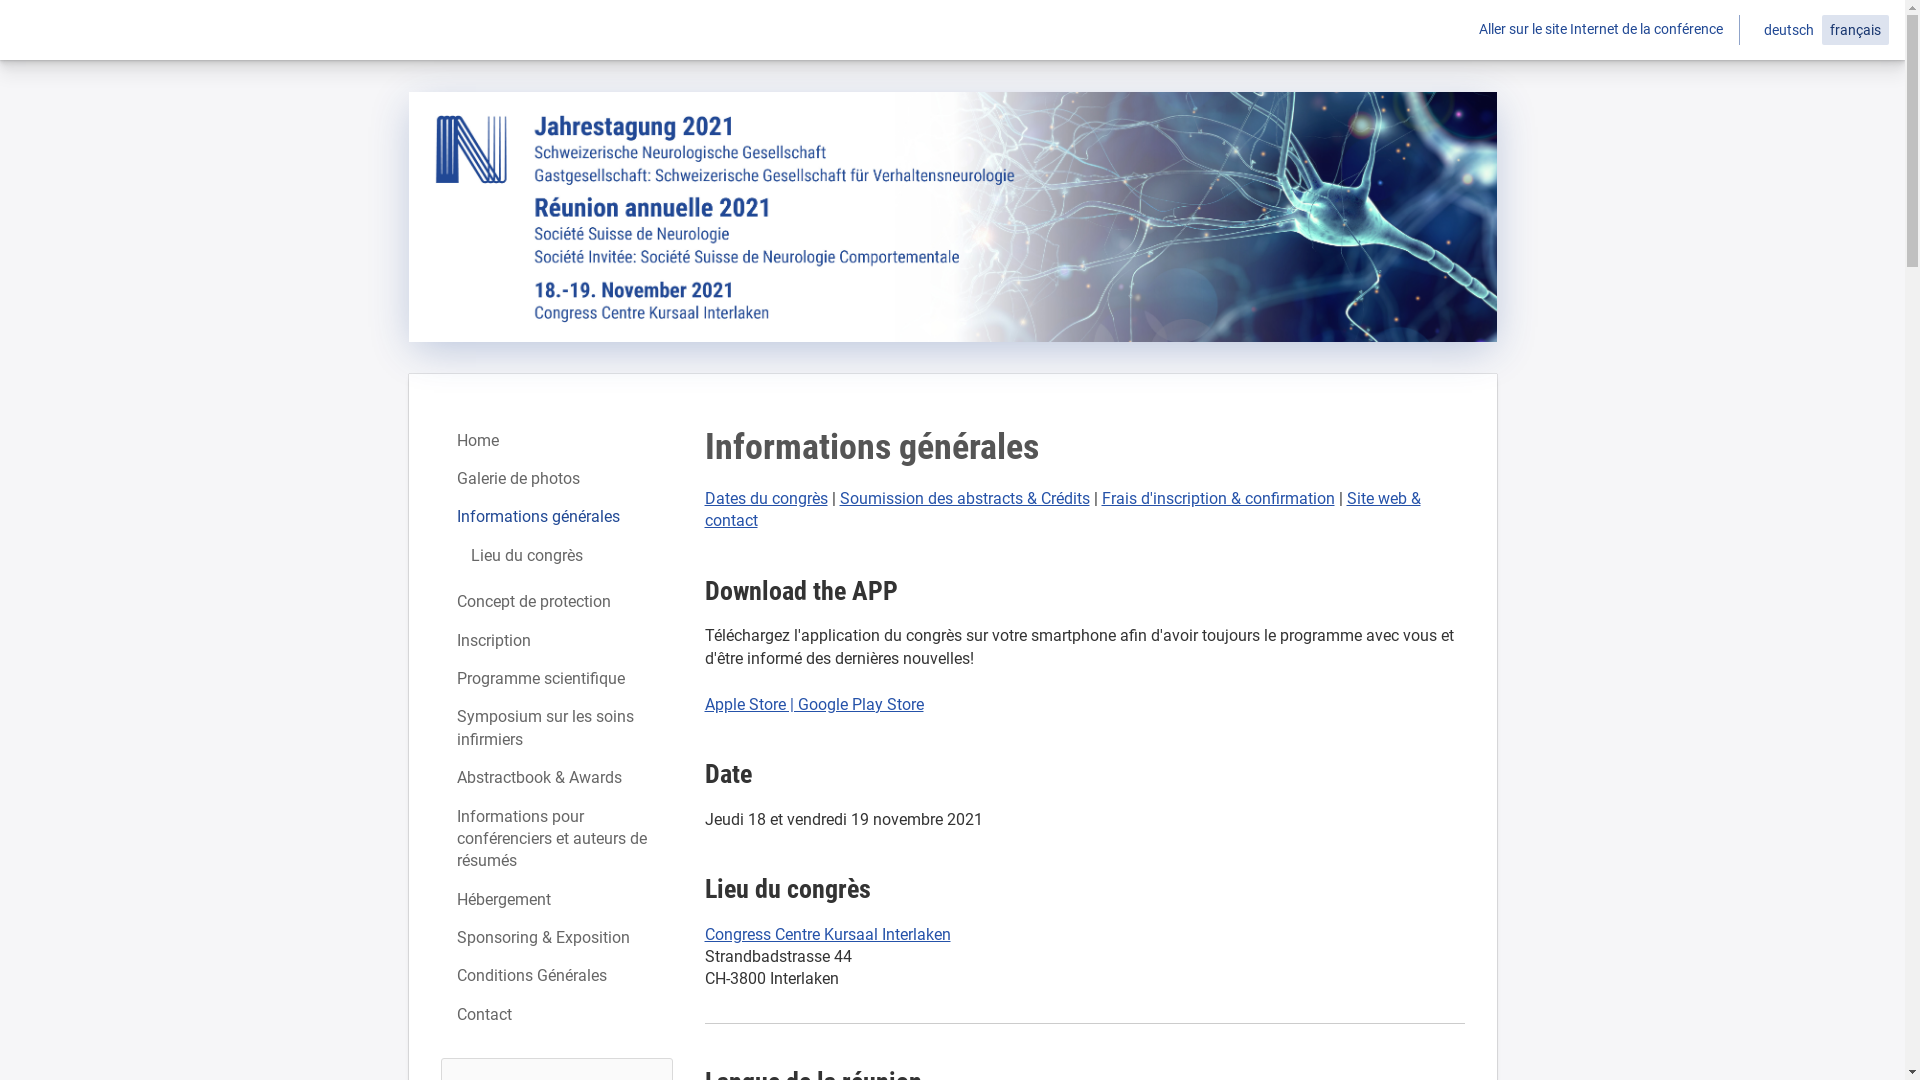 This screenshot has width=1920, height=1080. I want to click on 'Concept de protection', so click(556, 600).